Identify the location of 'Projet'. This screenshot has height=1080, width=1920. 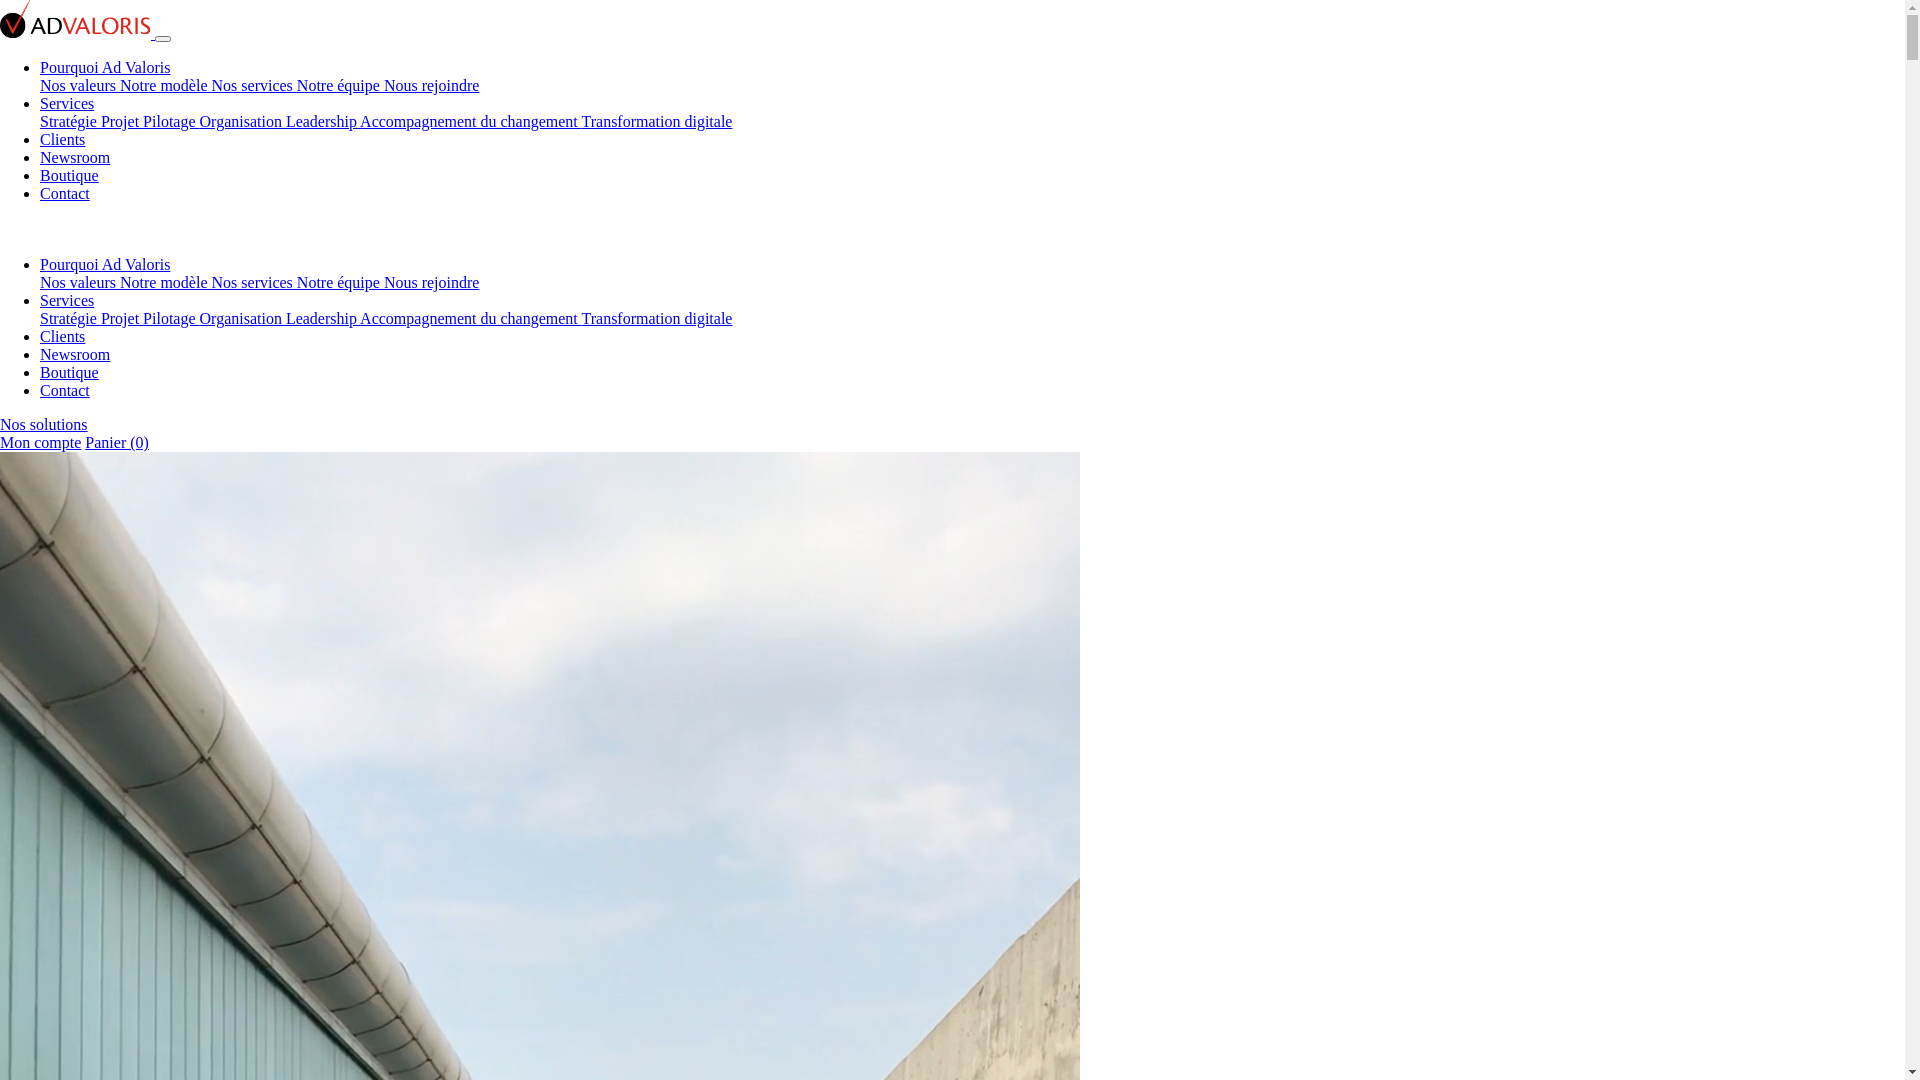
(120, 121).